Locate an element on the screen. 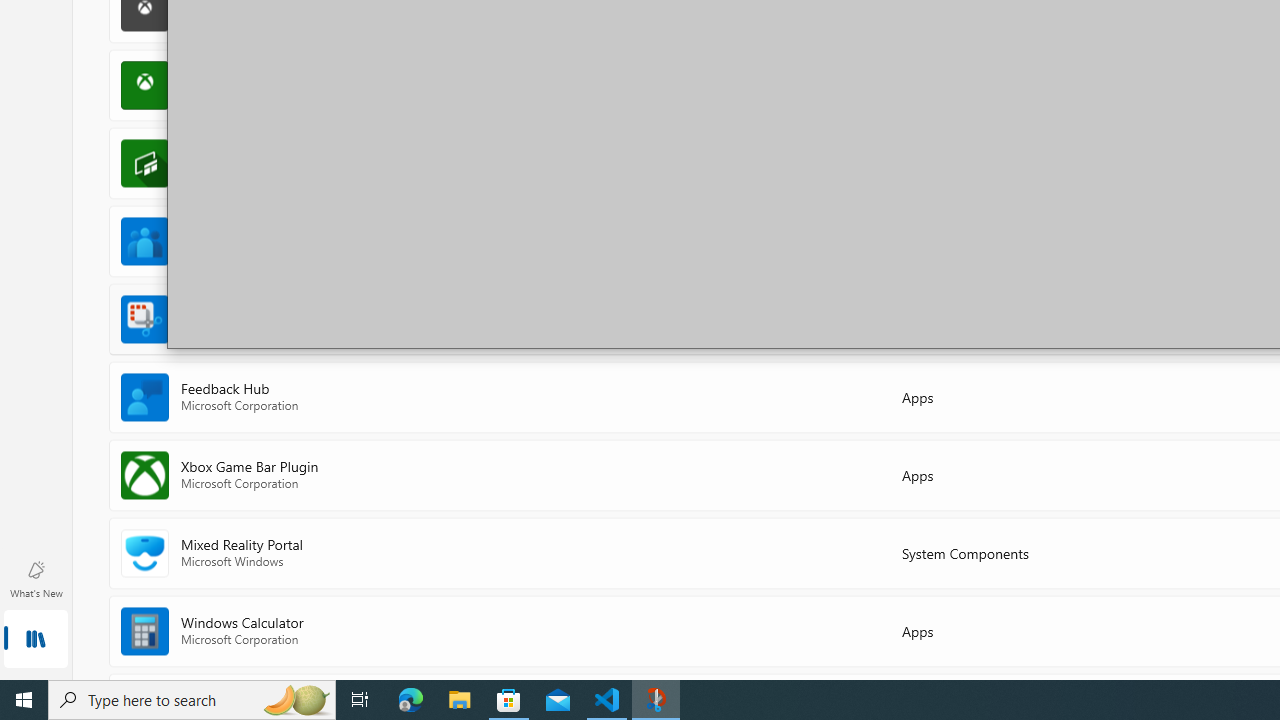 The image size is (1280, 720). 'Snip & Sketch - 1 running window' is located at coordinates (656, 698).